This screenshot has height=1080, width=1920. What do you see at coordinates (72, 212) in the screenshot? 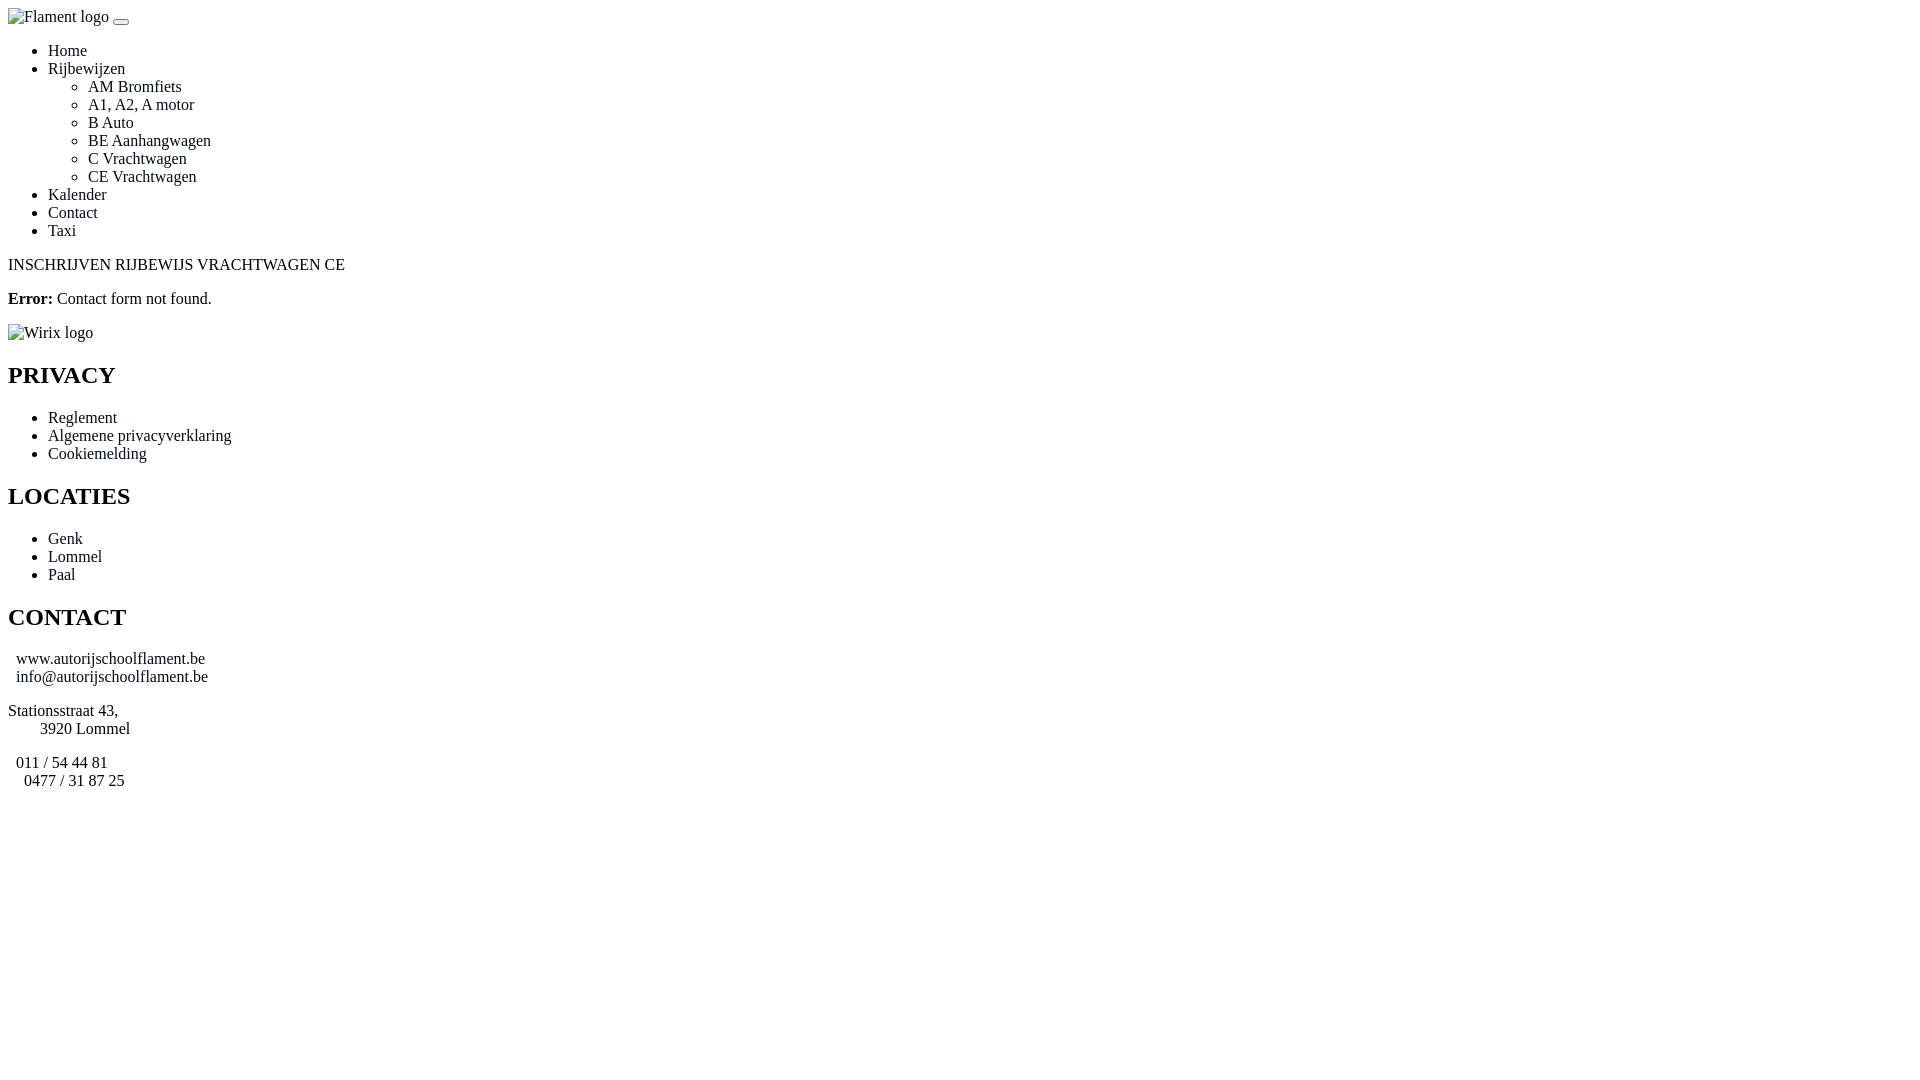
I see `'Contact'` at bounding box center [72, 212].